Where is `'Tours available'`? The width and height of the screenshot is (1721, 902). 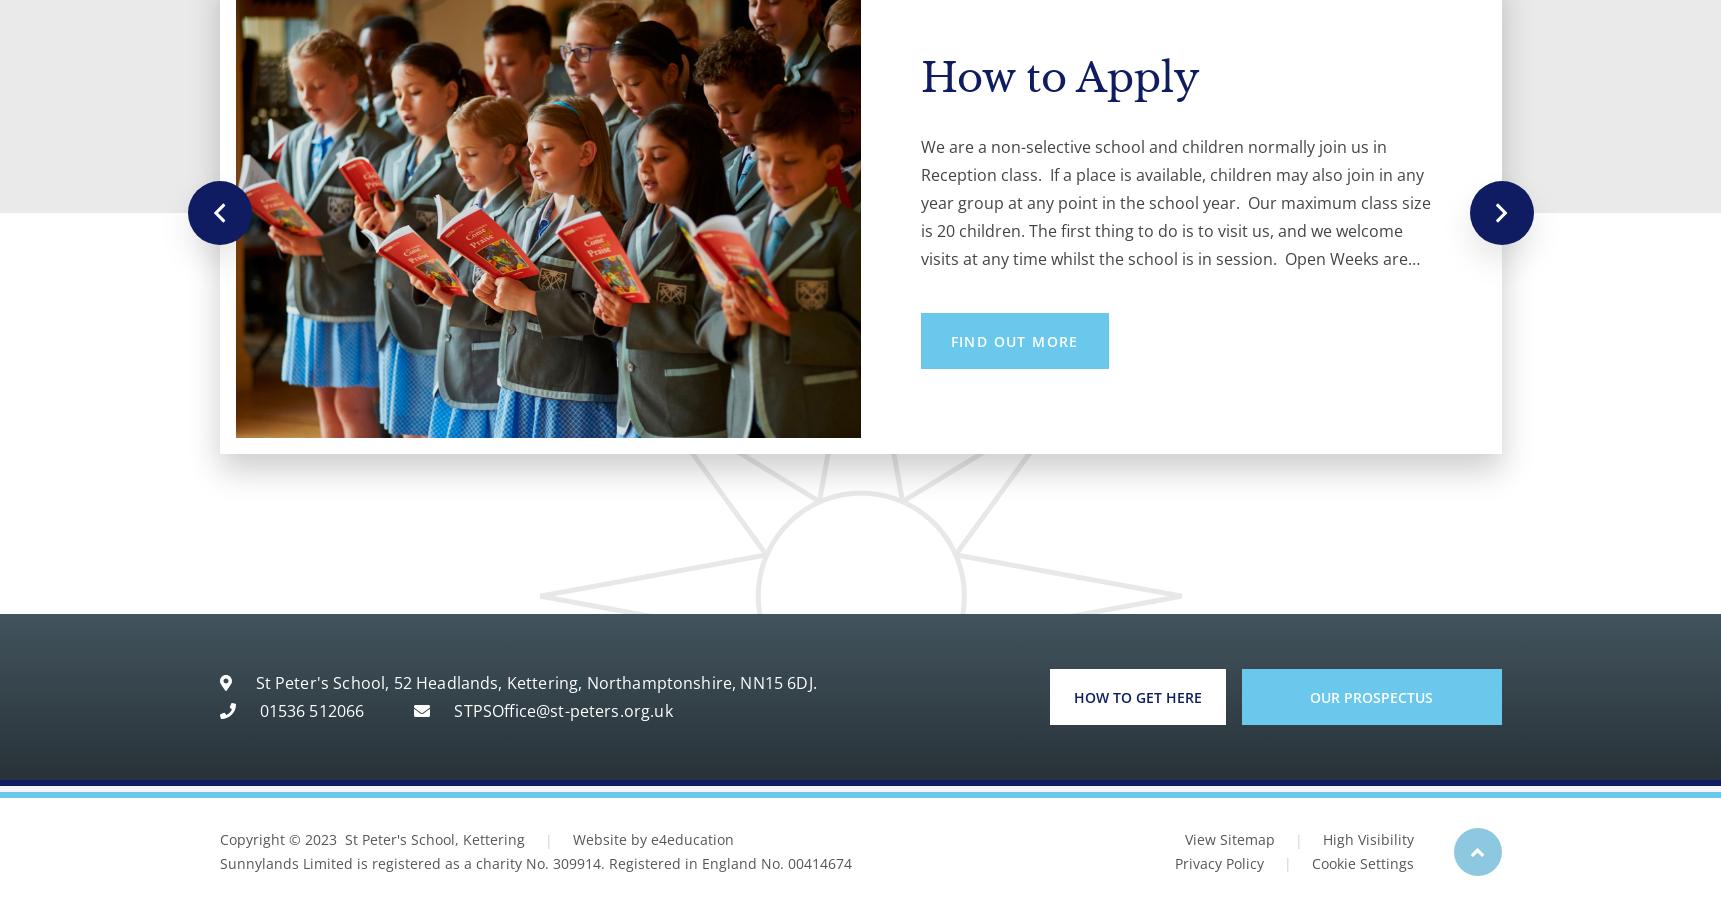
'Tours available' is located at coordinates (1021, 256).